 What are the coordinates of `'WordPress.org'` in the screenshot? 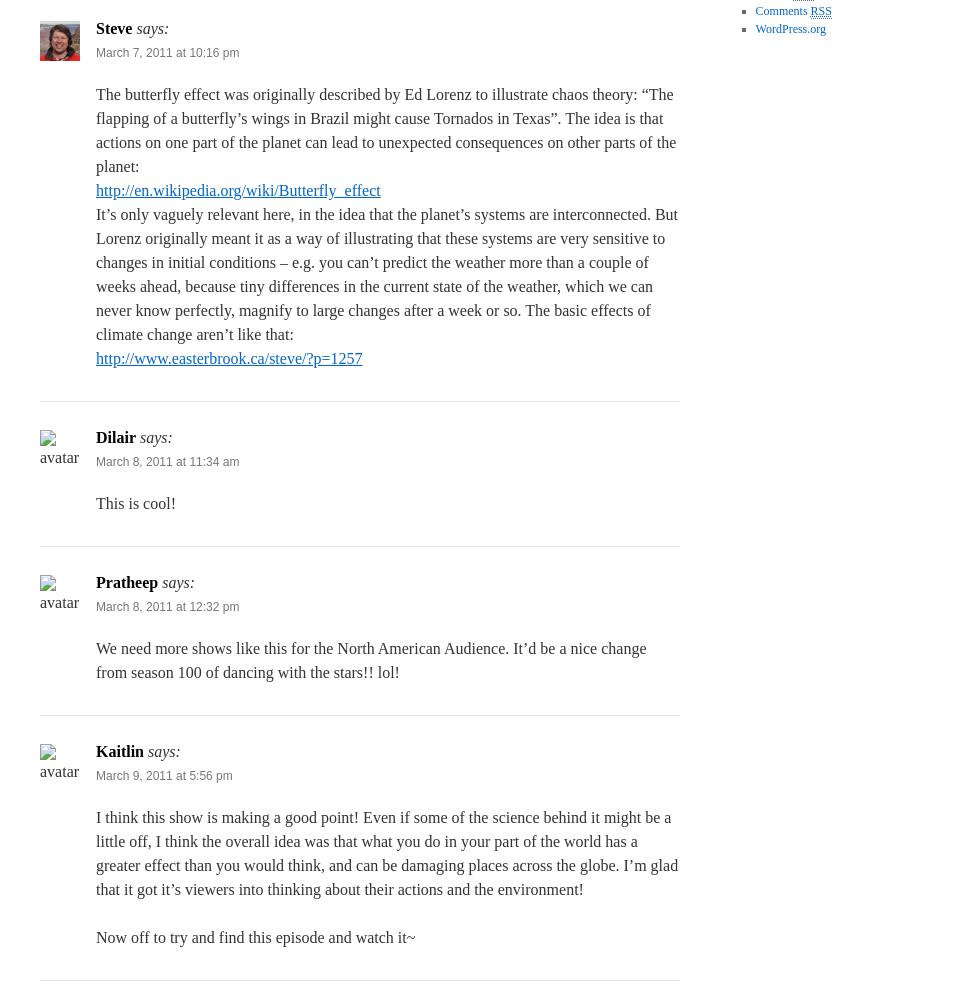 It's located at (790, 28).